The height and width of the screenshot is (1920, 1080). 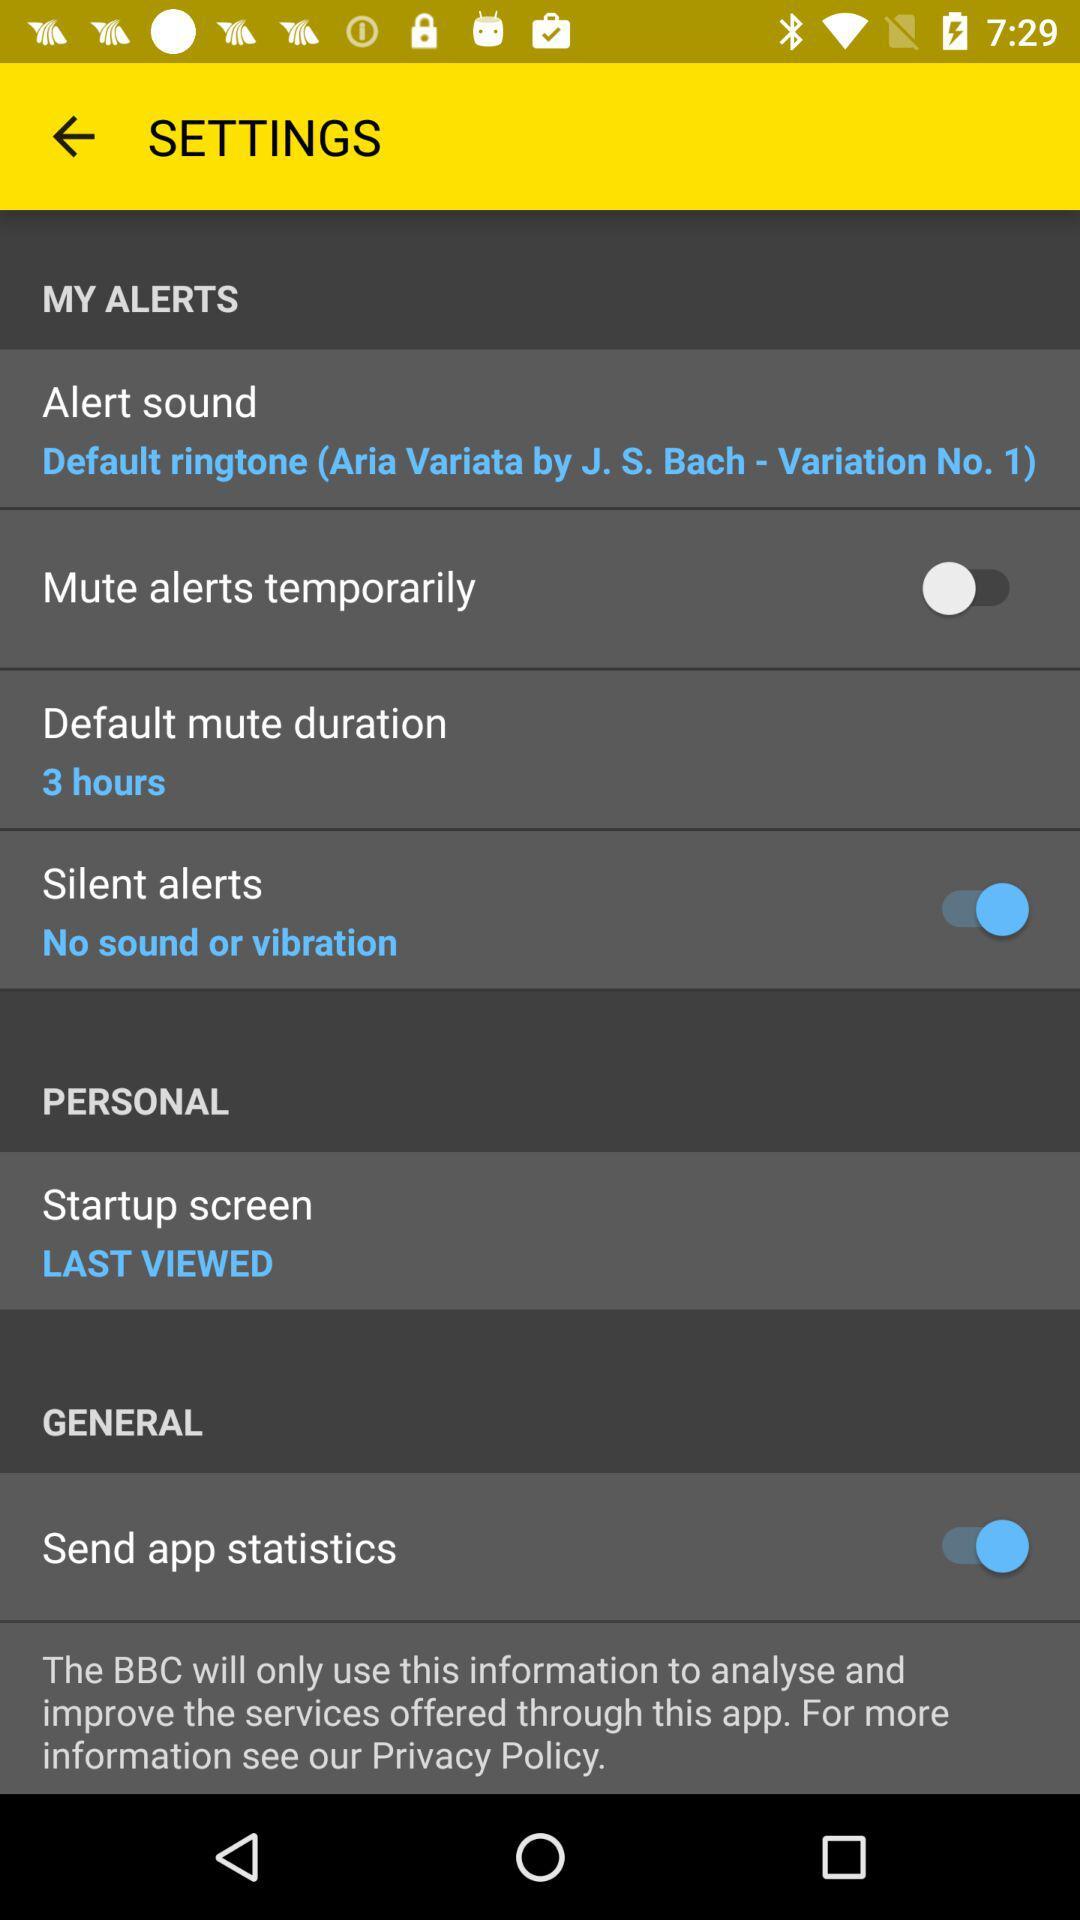 What do you see at coordinates (219, 940) in the screenshot?
I see `no sound or item` at bounding box center [219, 940].